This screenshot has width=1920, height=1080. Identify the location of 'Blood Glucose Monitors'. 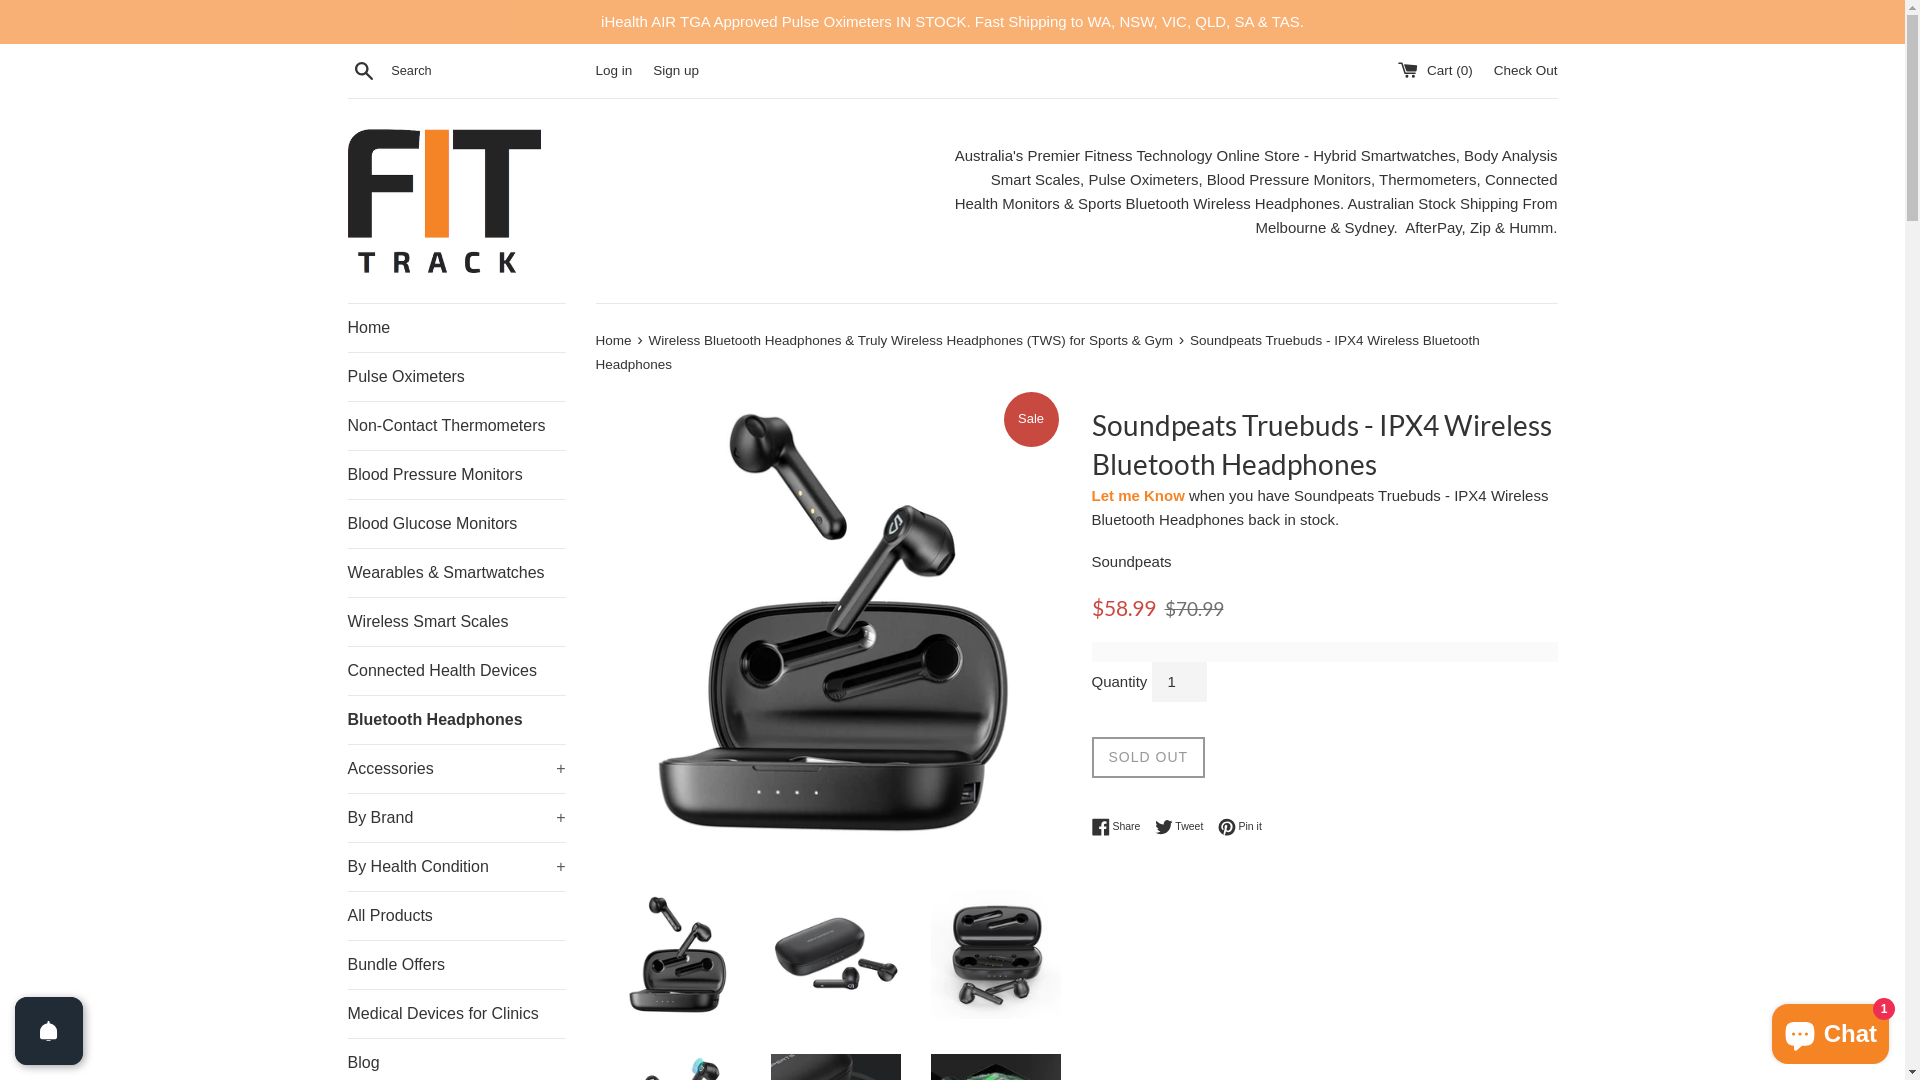
(455, 523).